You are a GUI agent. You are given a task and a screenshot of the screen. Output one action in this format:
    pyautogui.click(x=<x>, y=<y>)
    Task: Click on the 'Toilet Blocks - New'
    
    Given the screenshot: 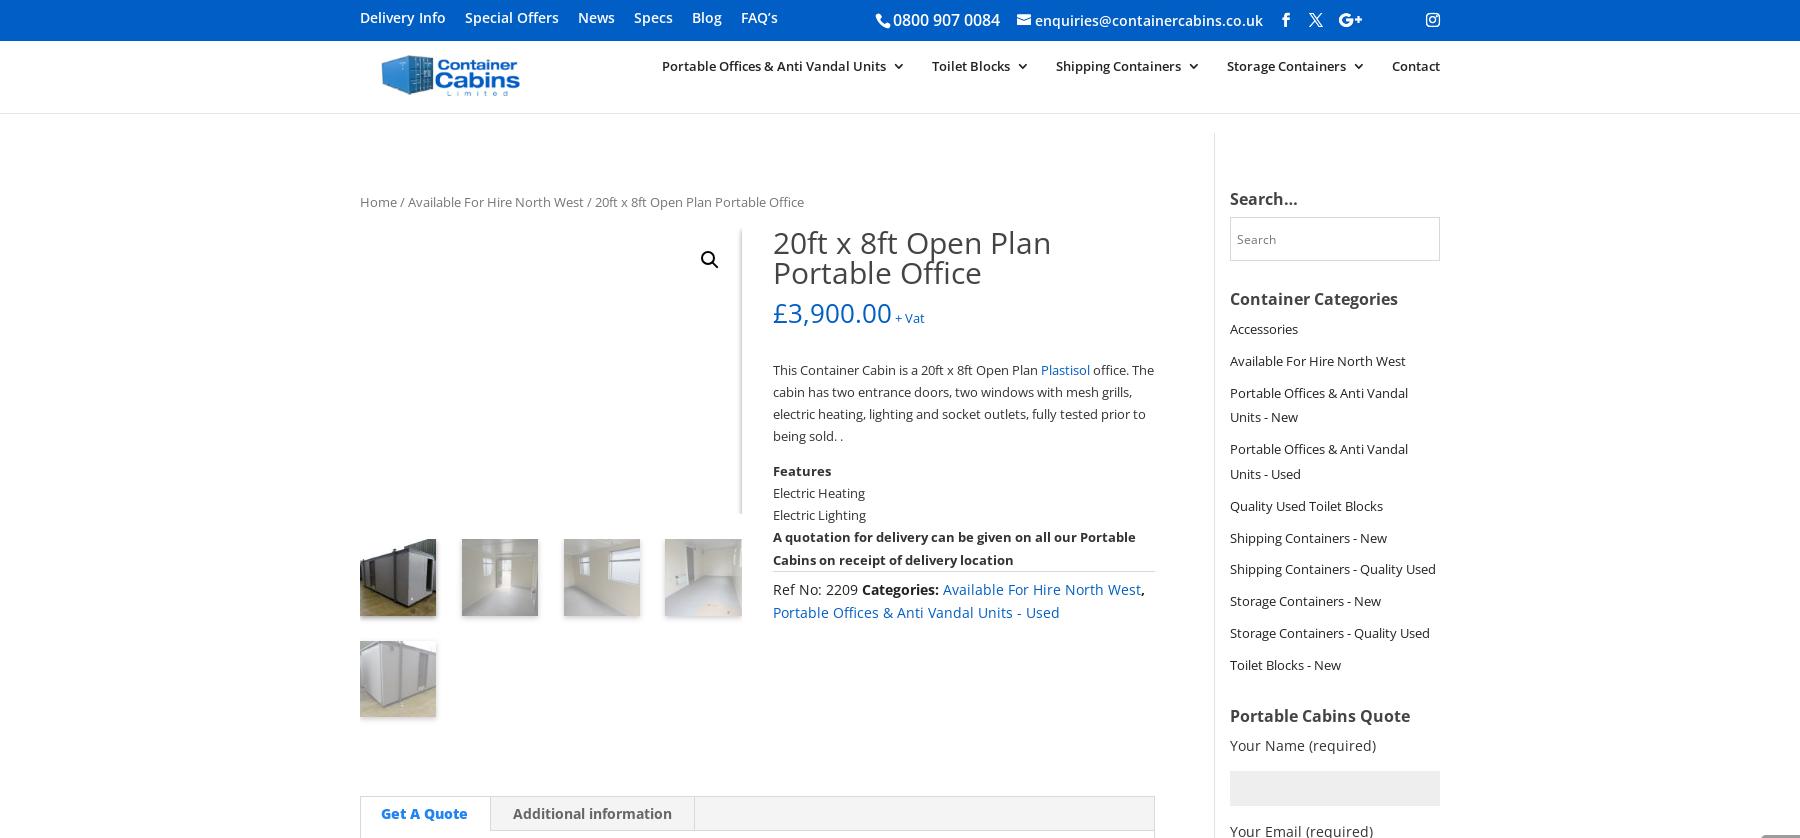 What is the action you would take?
    pyautogui.click(x=1284, y=663)
    